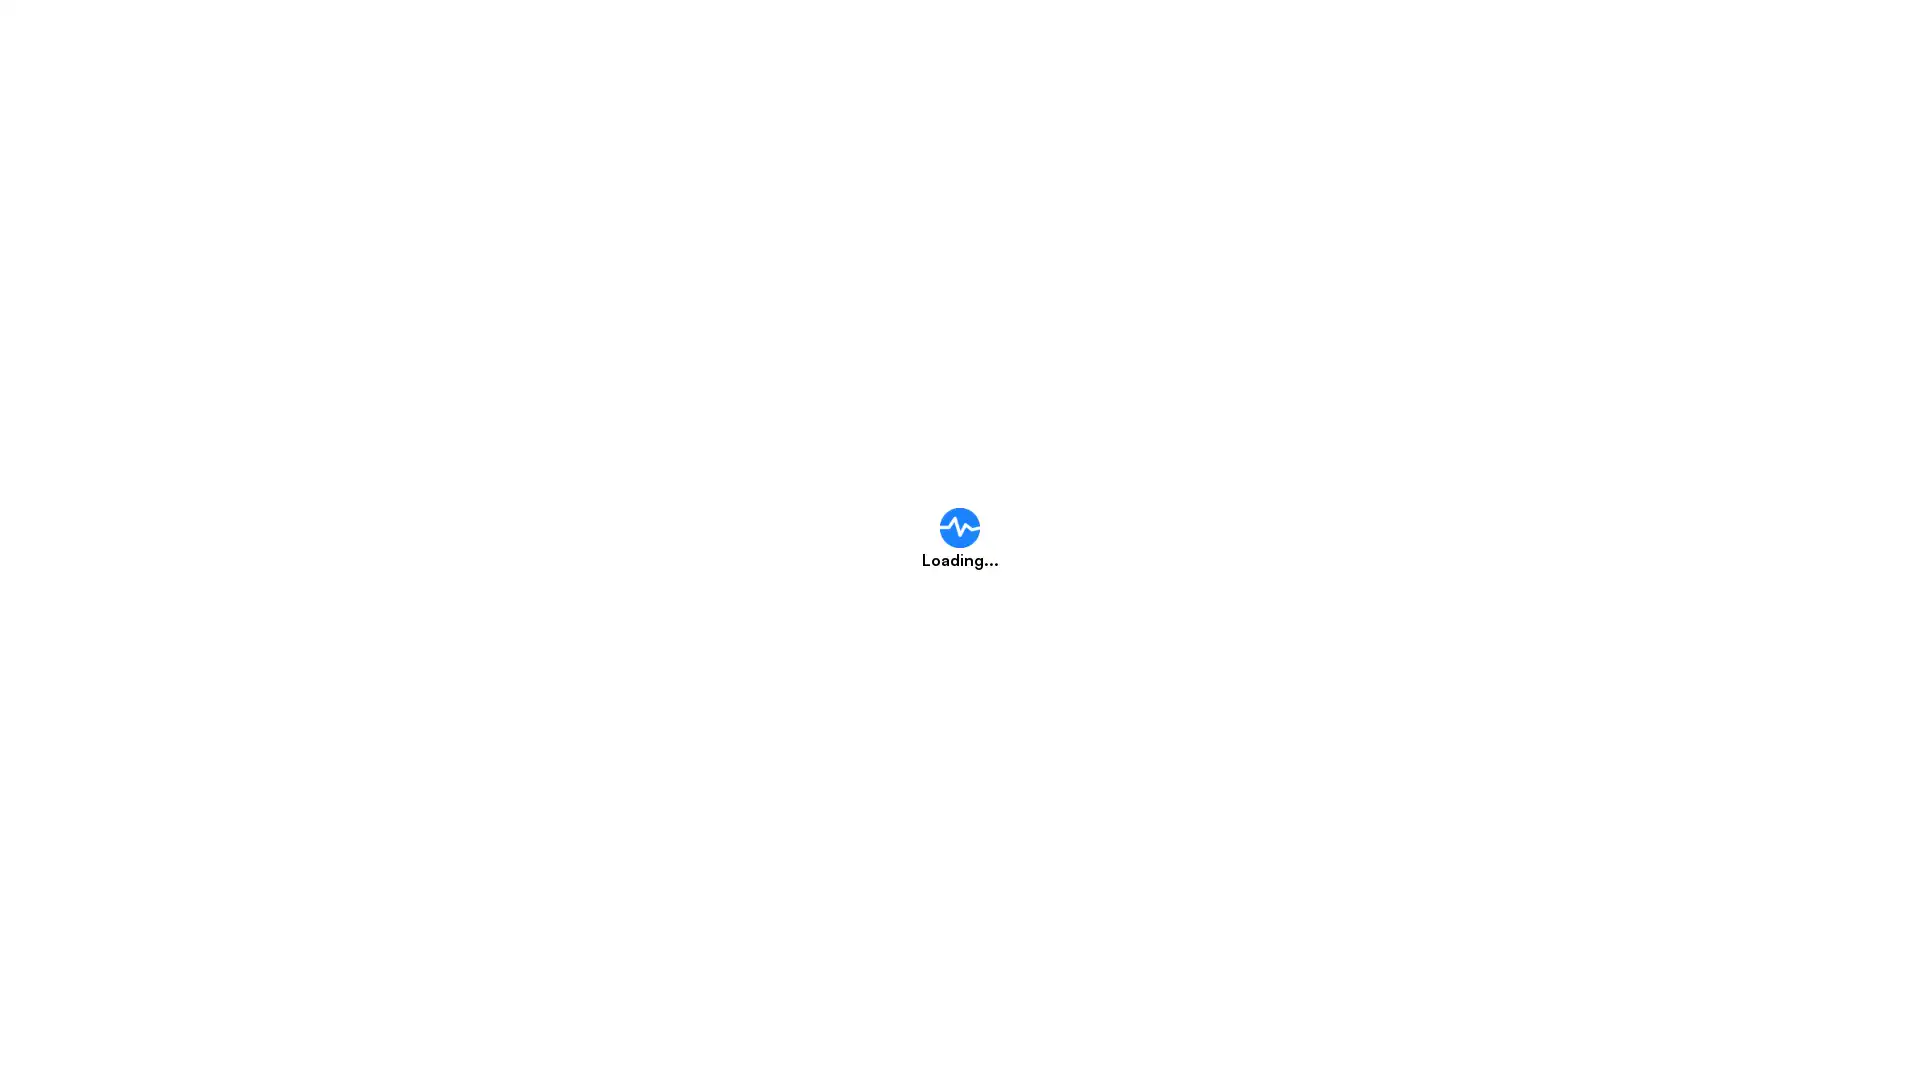 The width and height of the screenshot is (1920, 1080). What do you see at coordinates (1356, 455) in the screenshot?
I see `GO` at bounding box center [1356, 455].